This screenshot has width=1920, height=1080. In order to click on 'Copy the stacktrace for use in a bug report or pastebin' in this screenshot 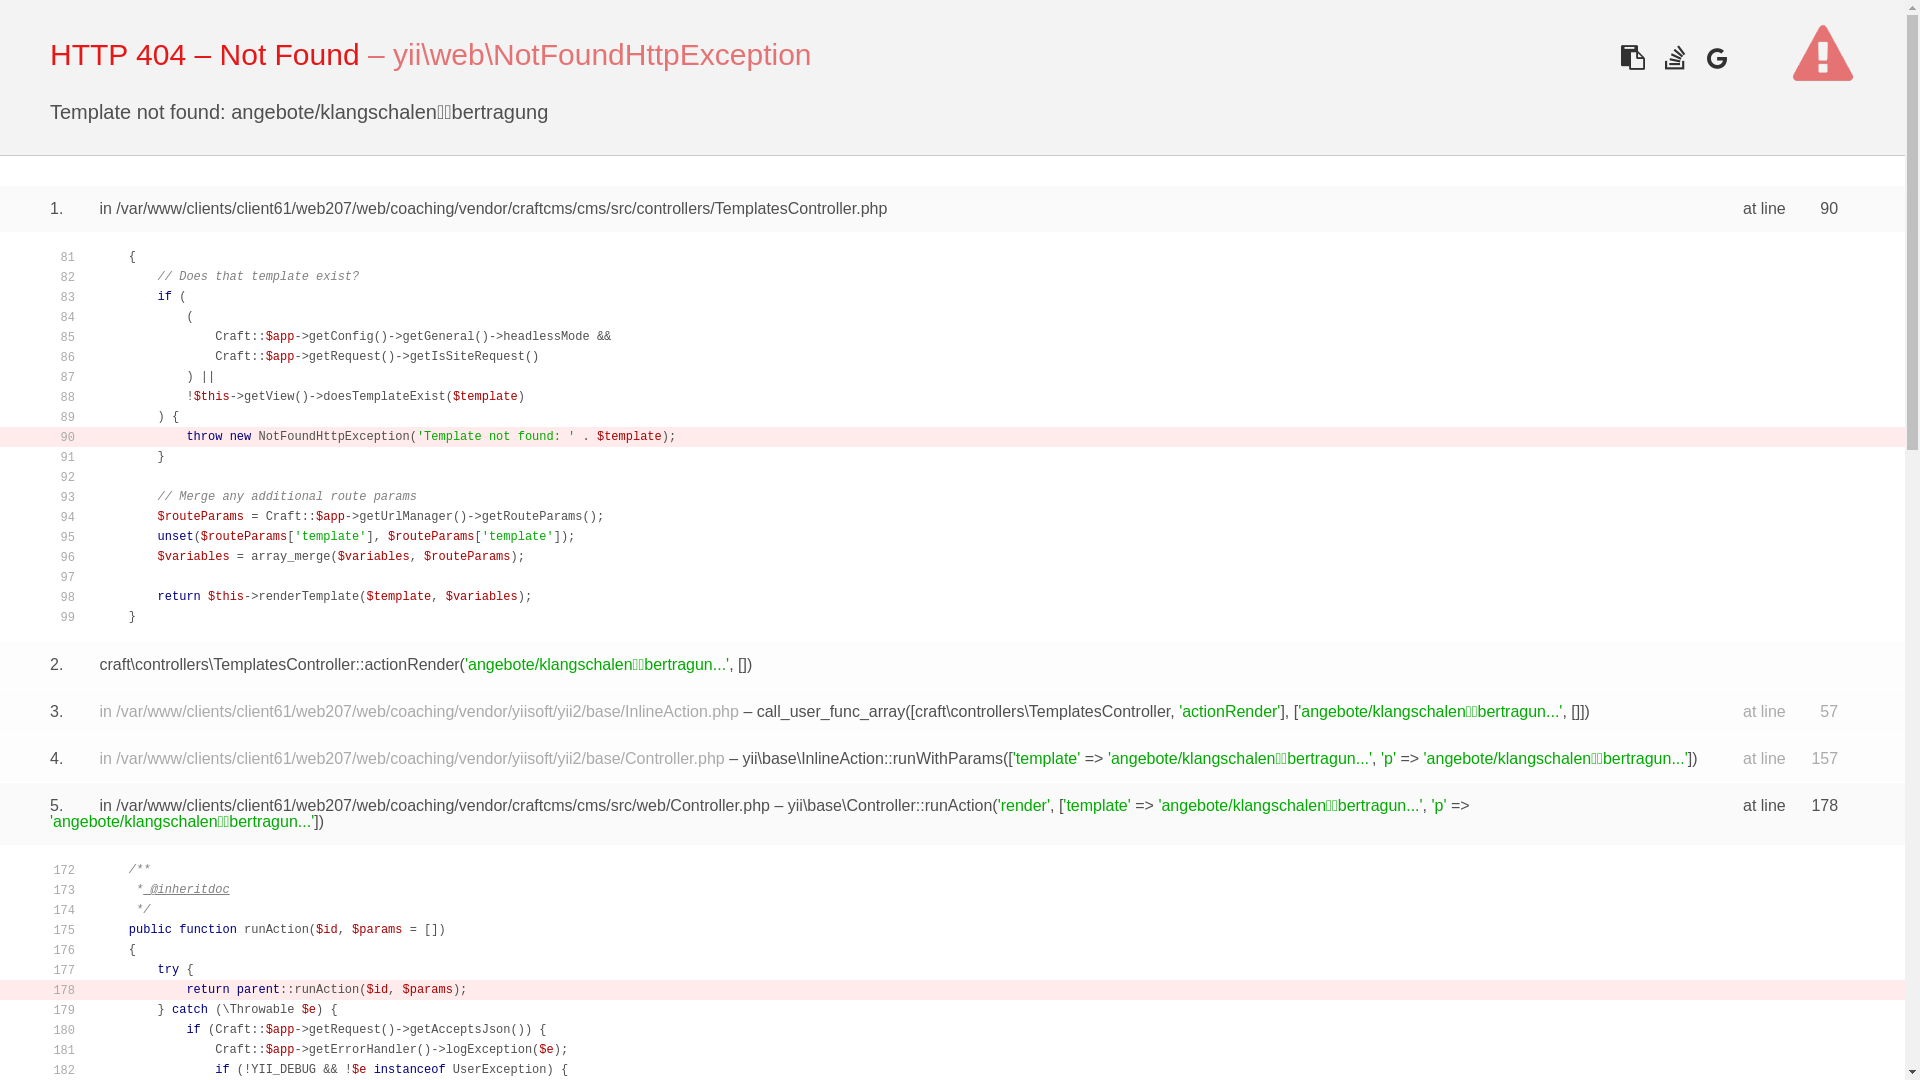, I will do `click(1632, 56)`.